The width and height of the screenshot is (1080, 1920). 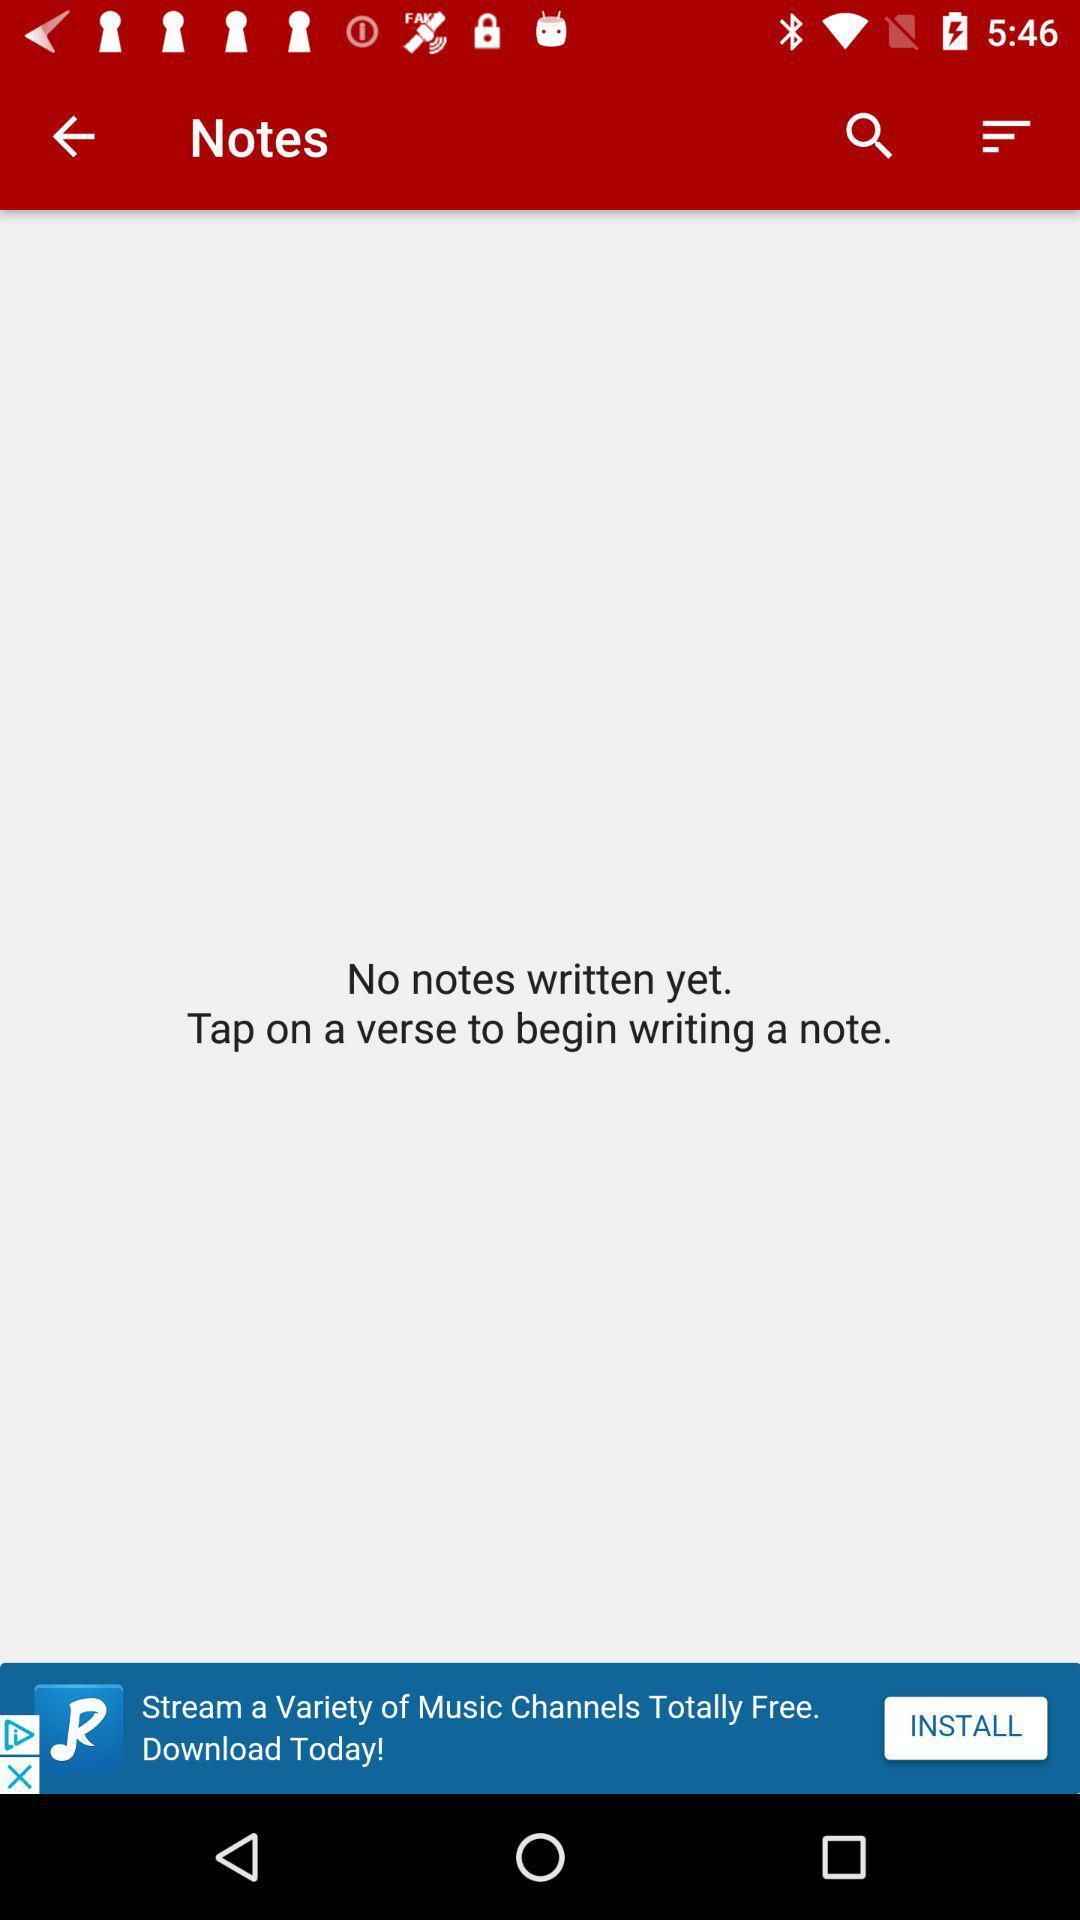 What do you see at coordinates (540, 1727) in the screenshot?
I see `open advertisement` at bounding box center [540, 1727].